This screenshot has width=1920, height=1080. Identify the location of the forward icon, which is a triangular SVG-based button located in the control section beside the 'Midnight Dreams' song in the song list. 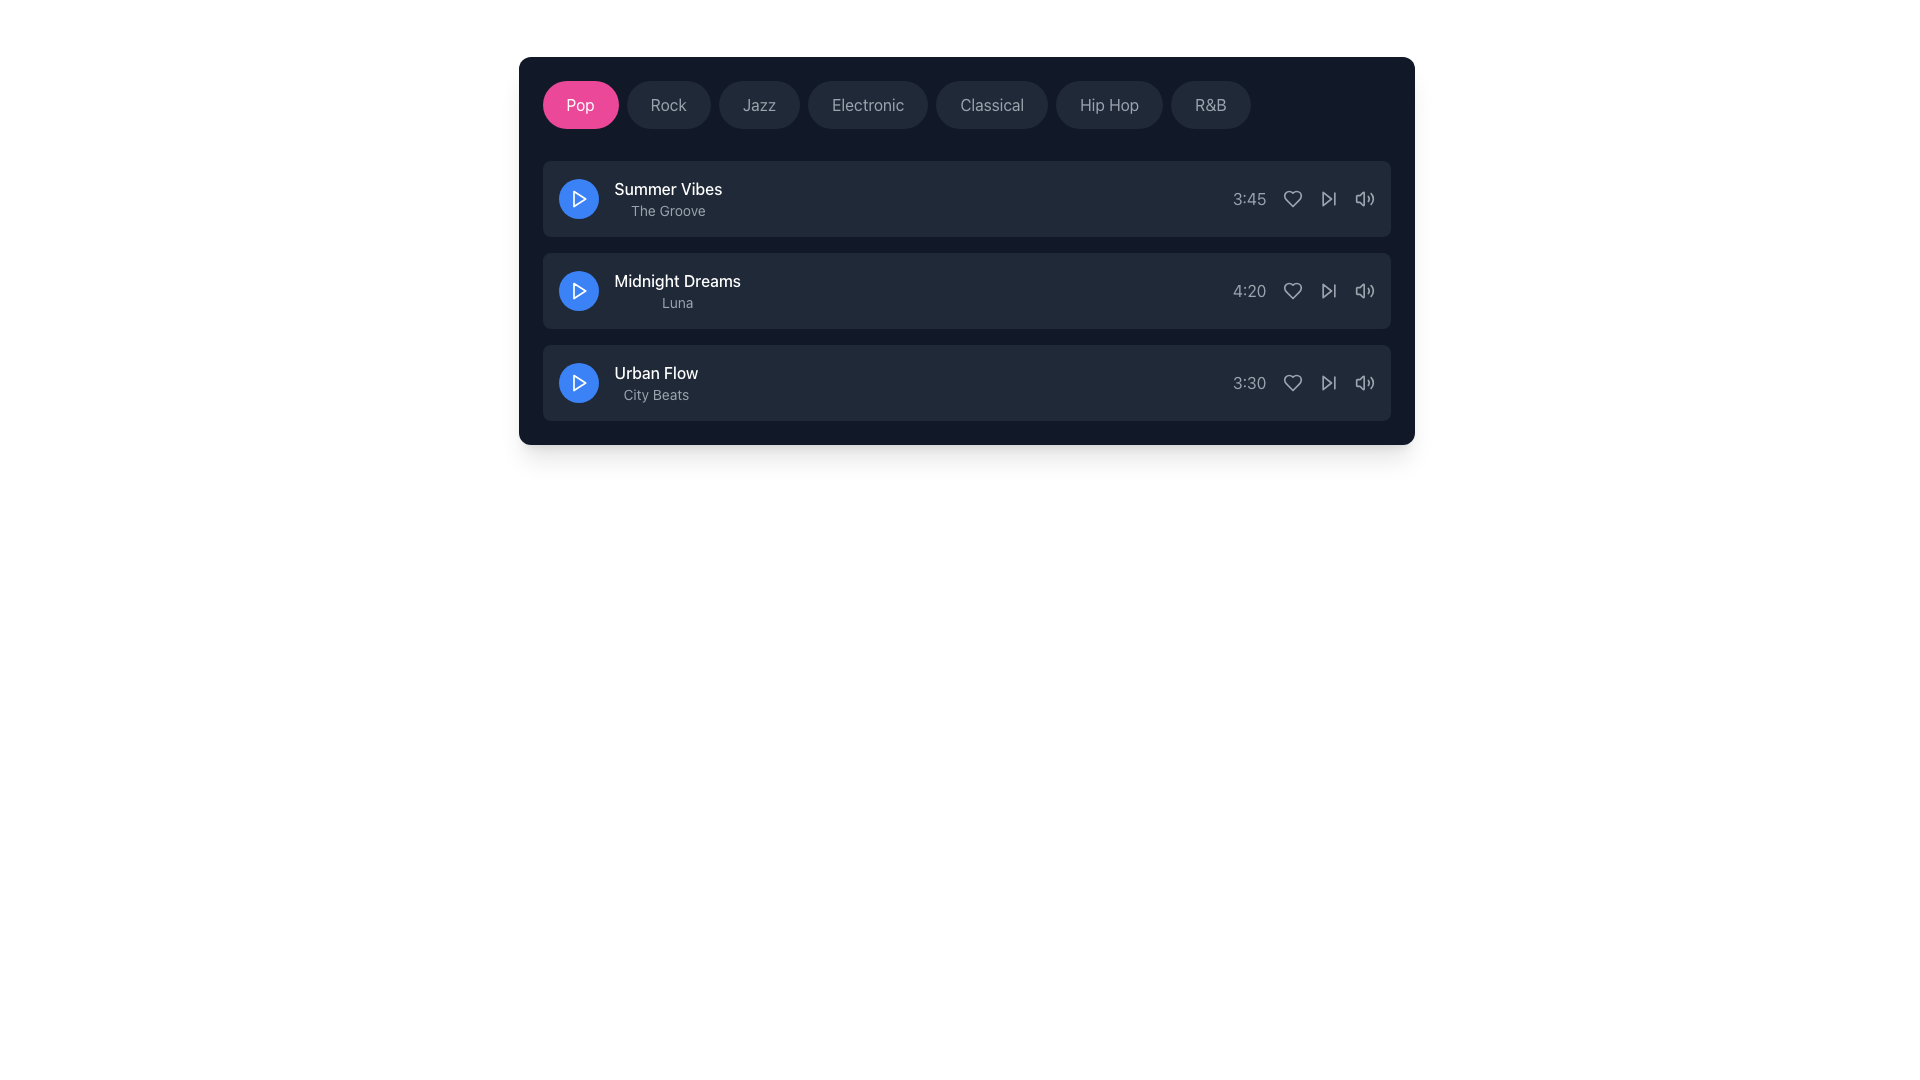
(1326, 290).